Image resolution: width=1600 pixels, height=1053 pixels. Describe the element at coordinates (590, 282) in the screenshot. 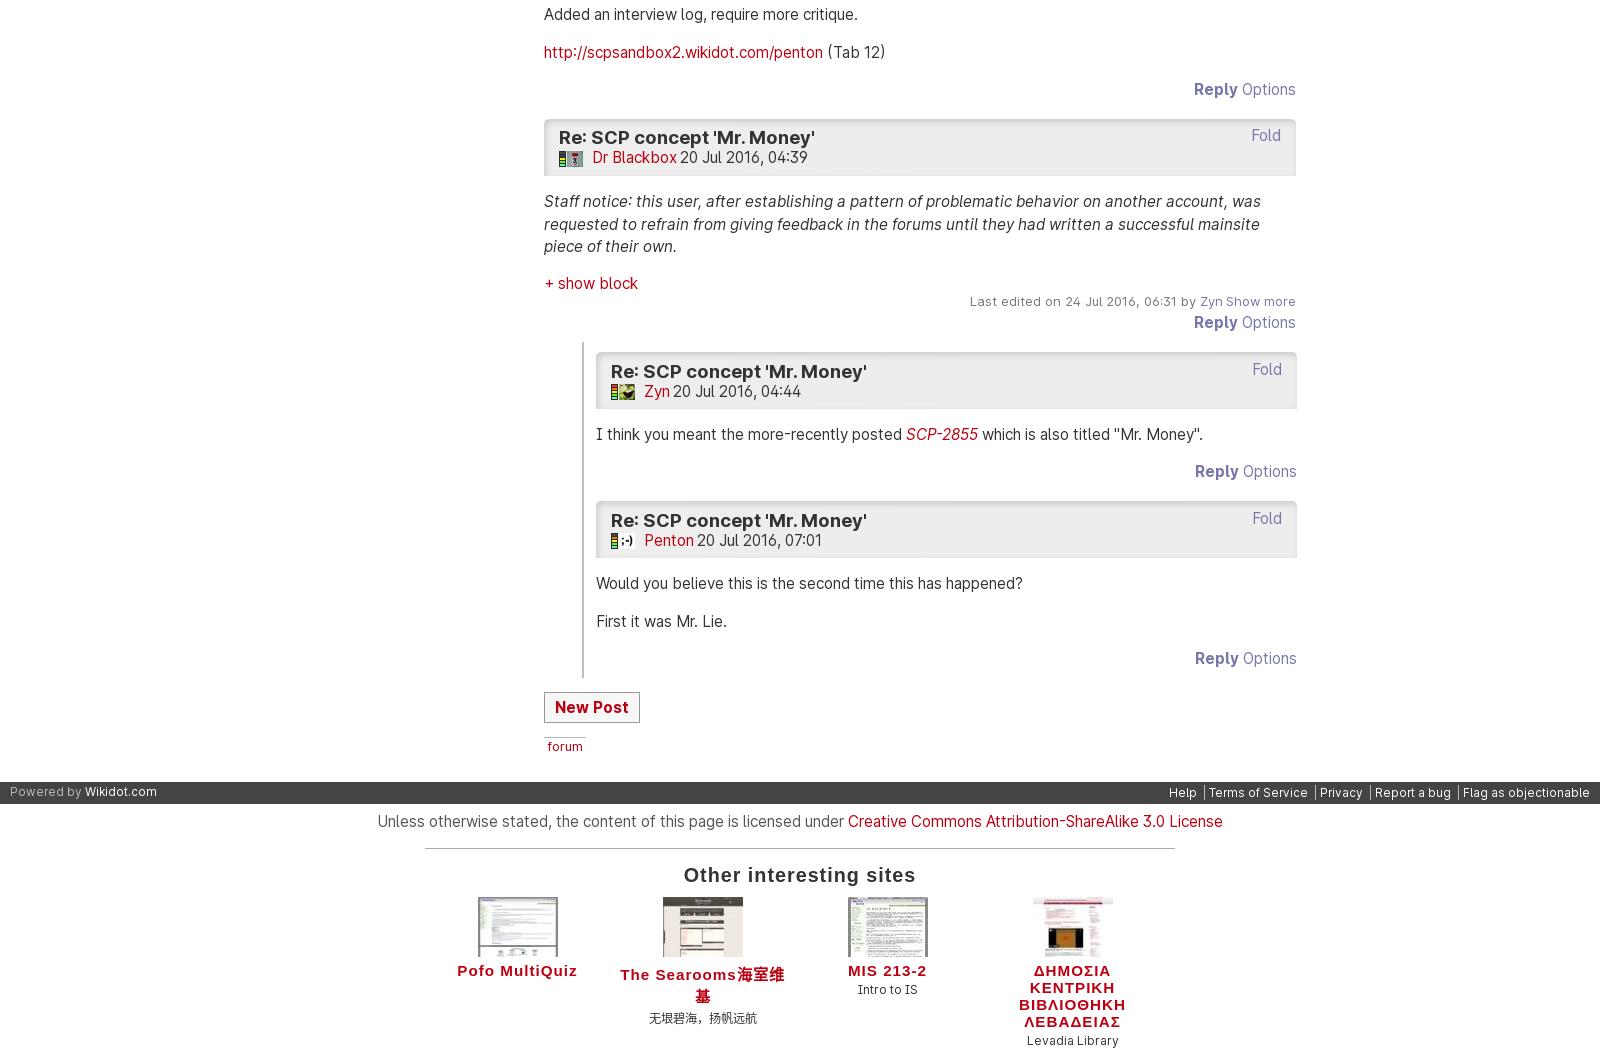

I see `'+ show block'` at that location.